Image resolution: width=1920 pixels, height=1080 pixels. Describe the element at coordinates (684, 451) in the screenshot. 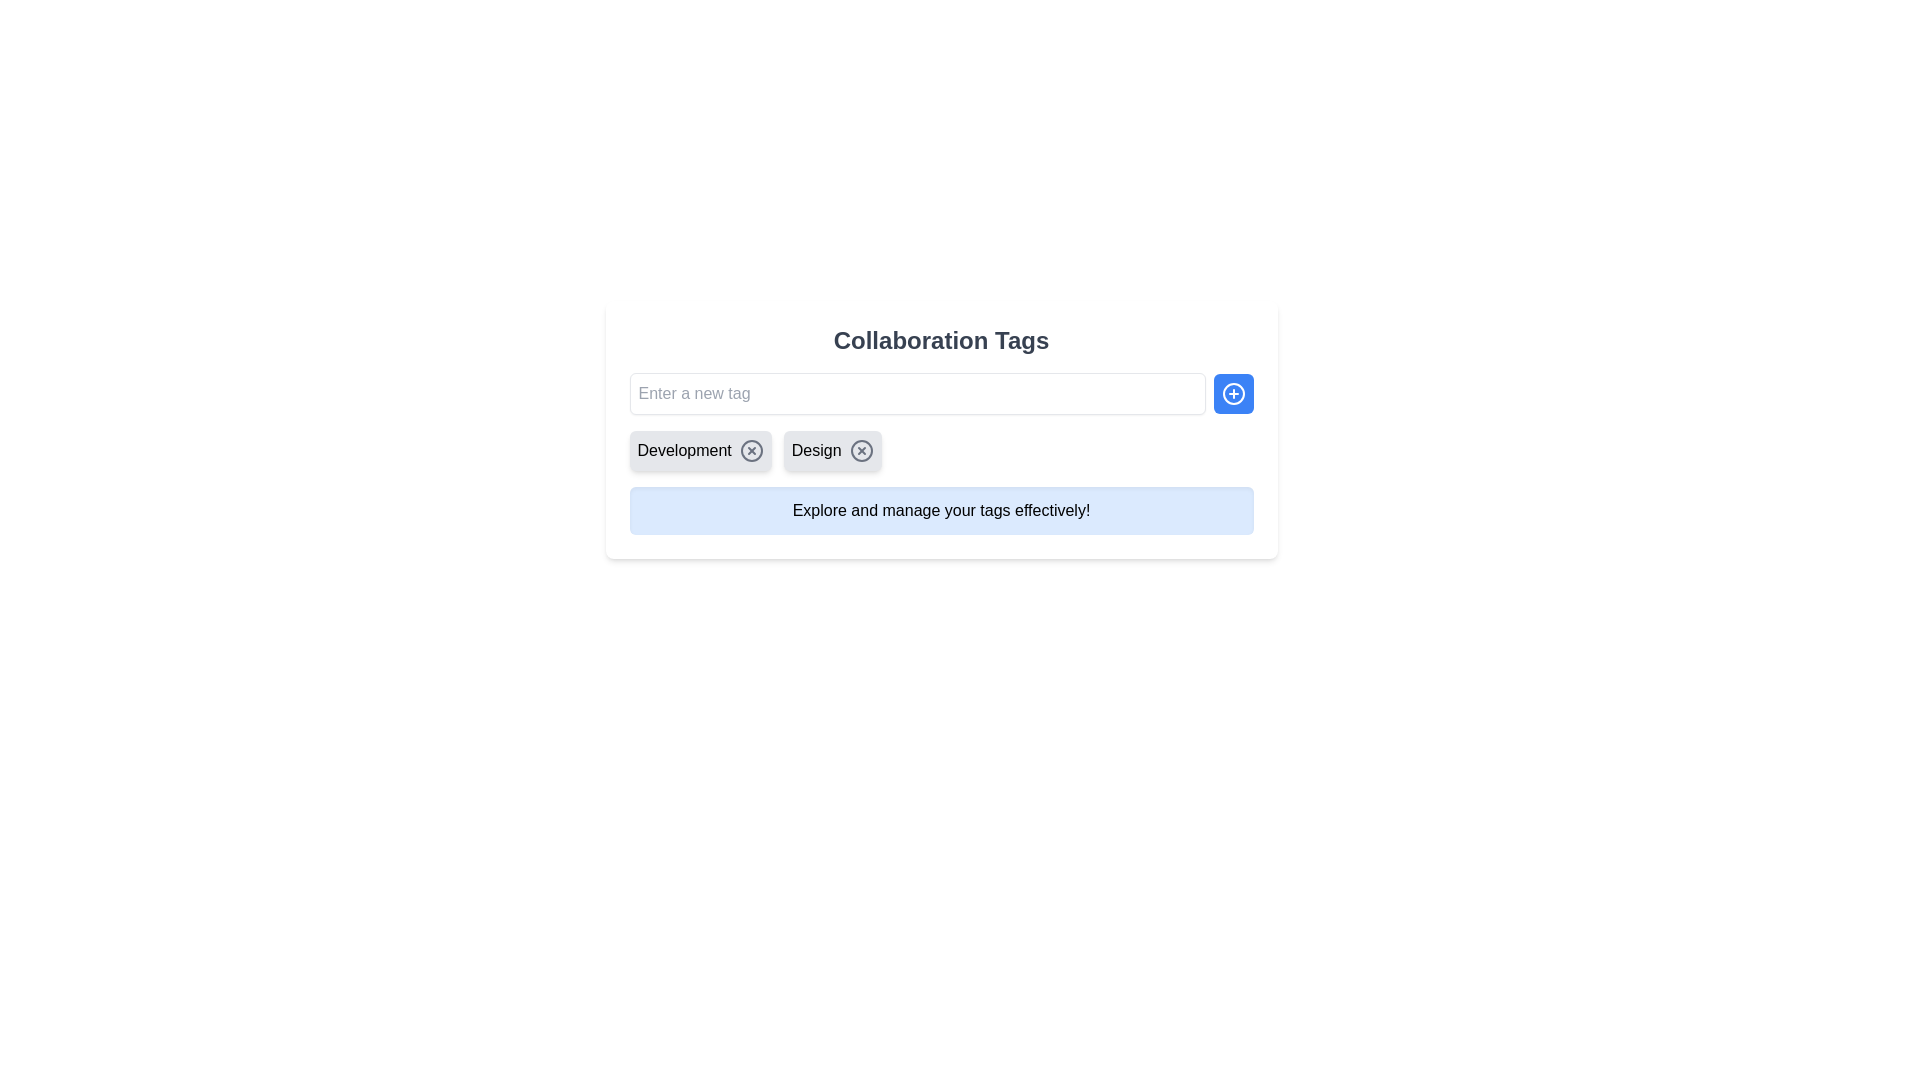

I see `the 'Development' text label from the left center region of the 'Collaboration Tags' area` at that location.